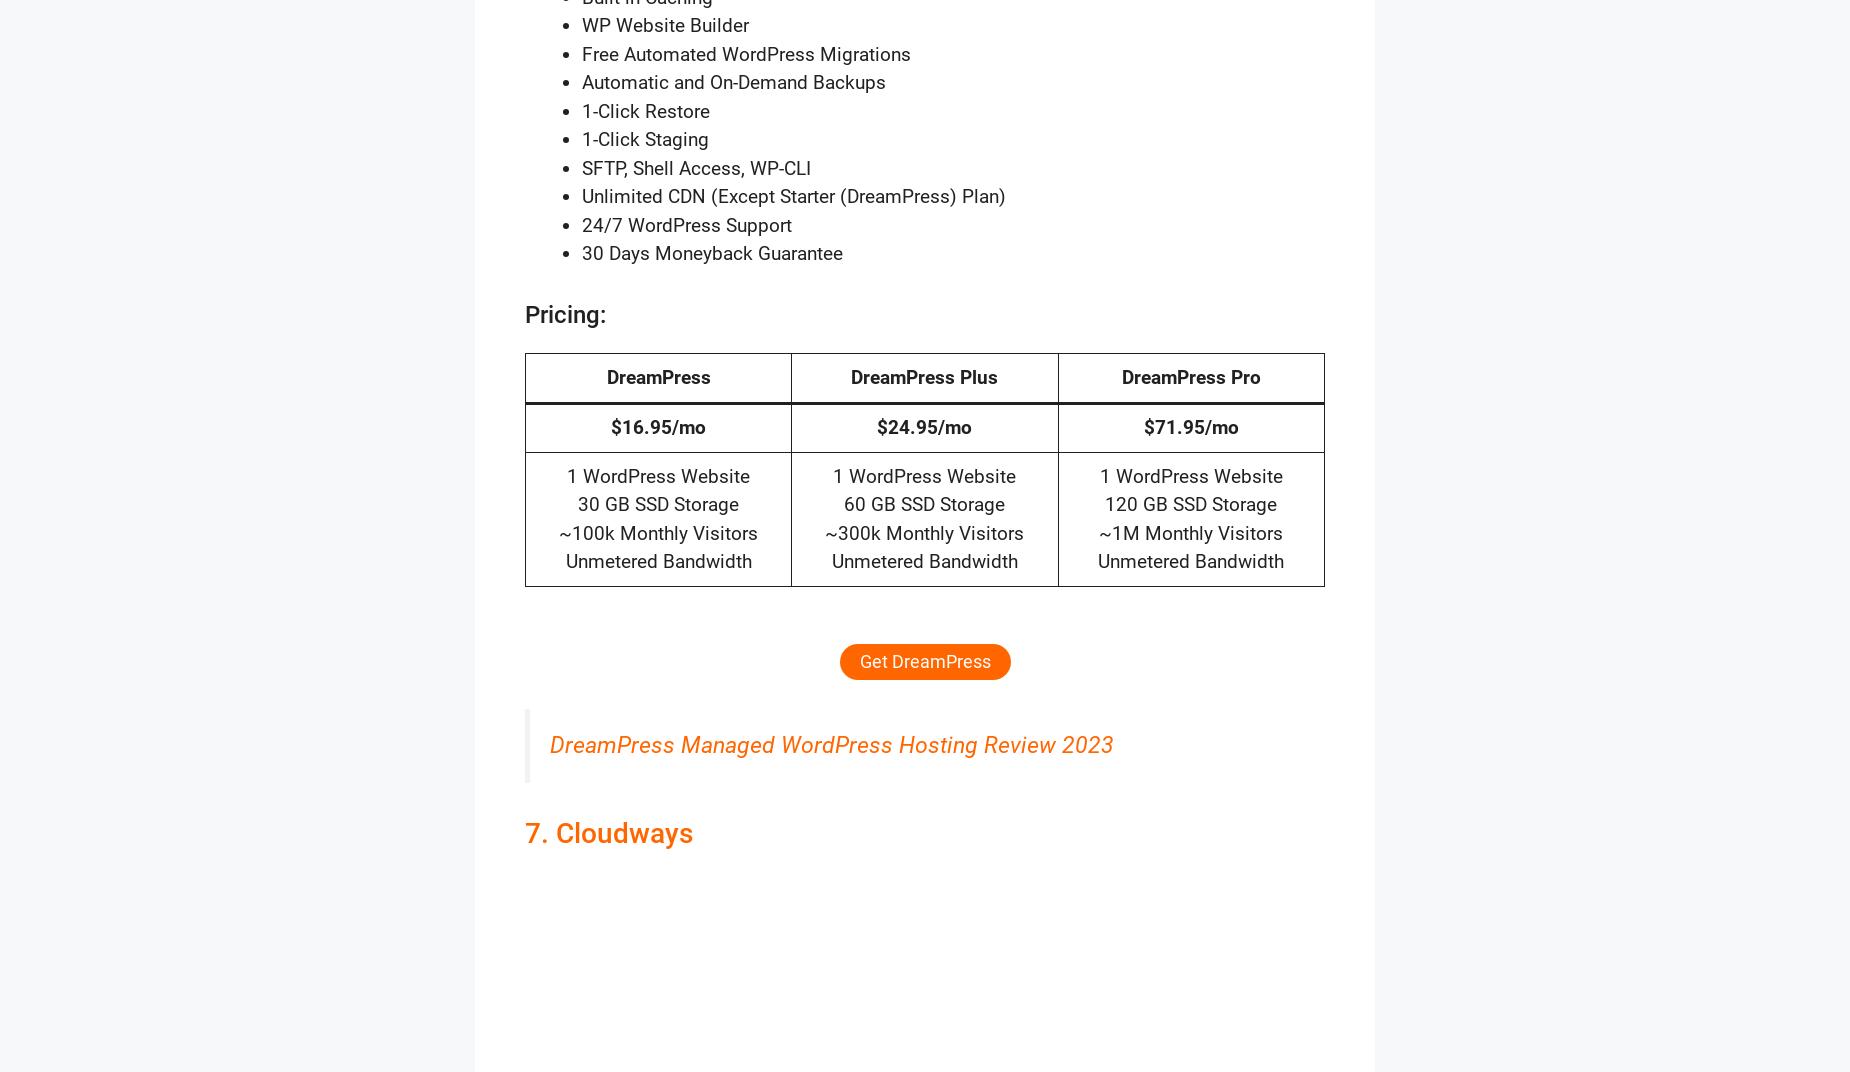 Image resolution: width=1850 pixels, height=1072 pixels. I want to click on 'Automatic and On-Demand Backups', so click(734, 82).